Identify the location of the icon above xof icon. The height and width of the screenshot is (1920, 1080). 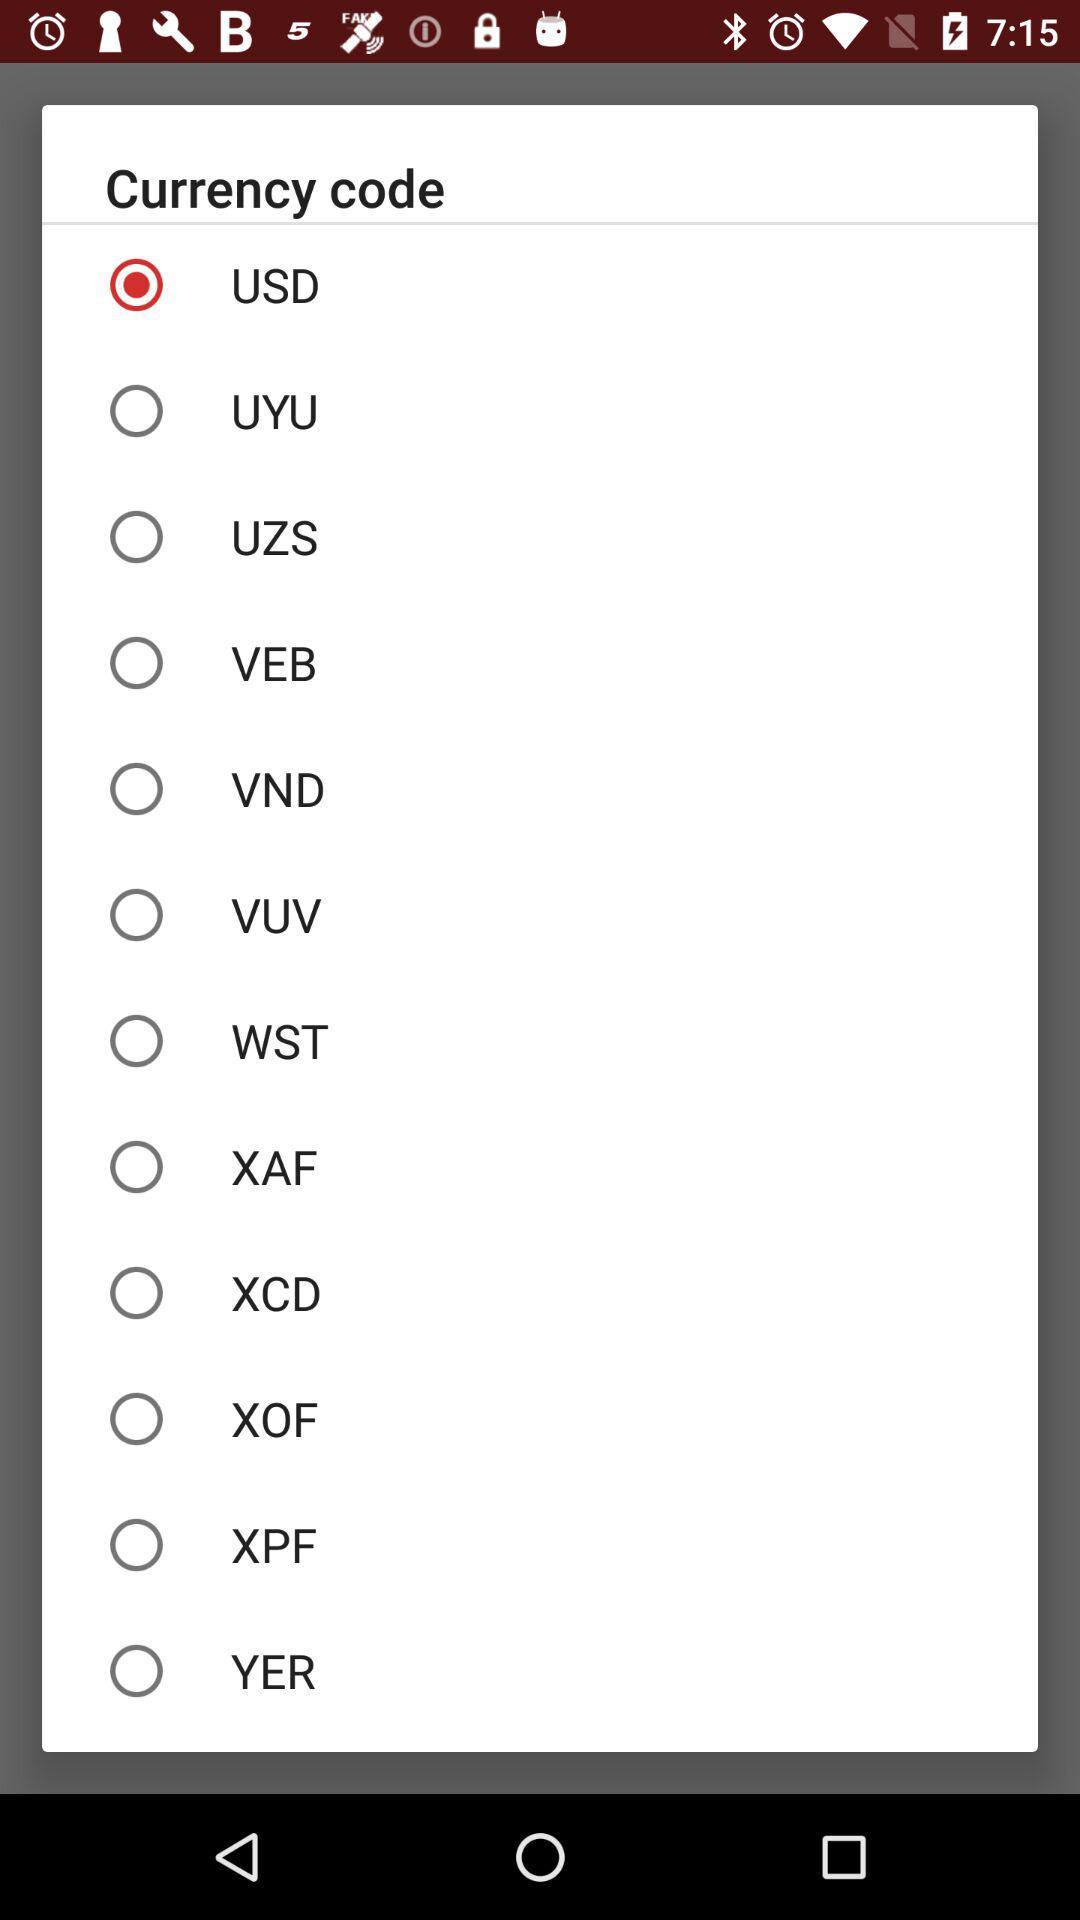
(540, 1292).